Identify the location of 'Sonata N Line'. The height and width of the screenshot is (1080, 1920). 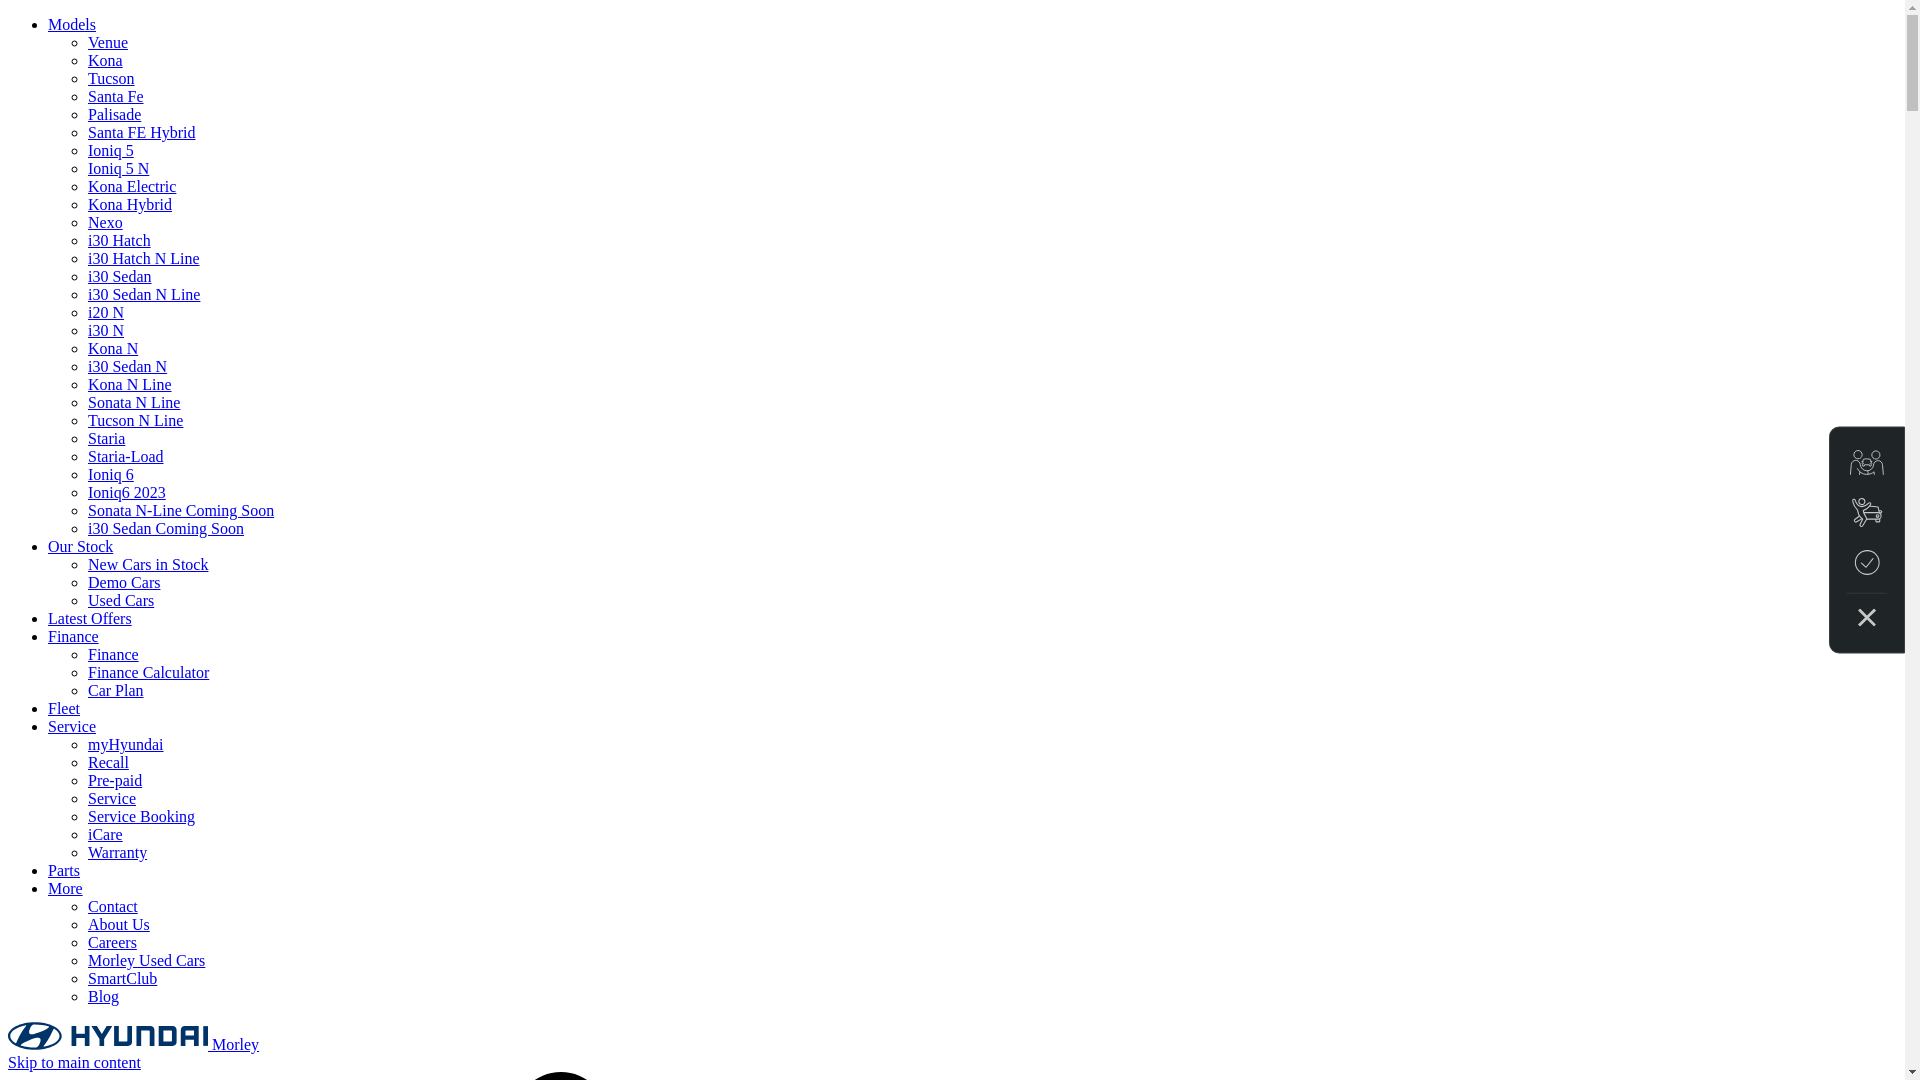
(133, 402).